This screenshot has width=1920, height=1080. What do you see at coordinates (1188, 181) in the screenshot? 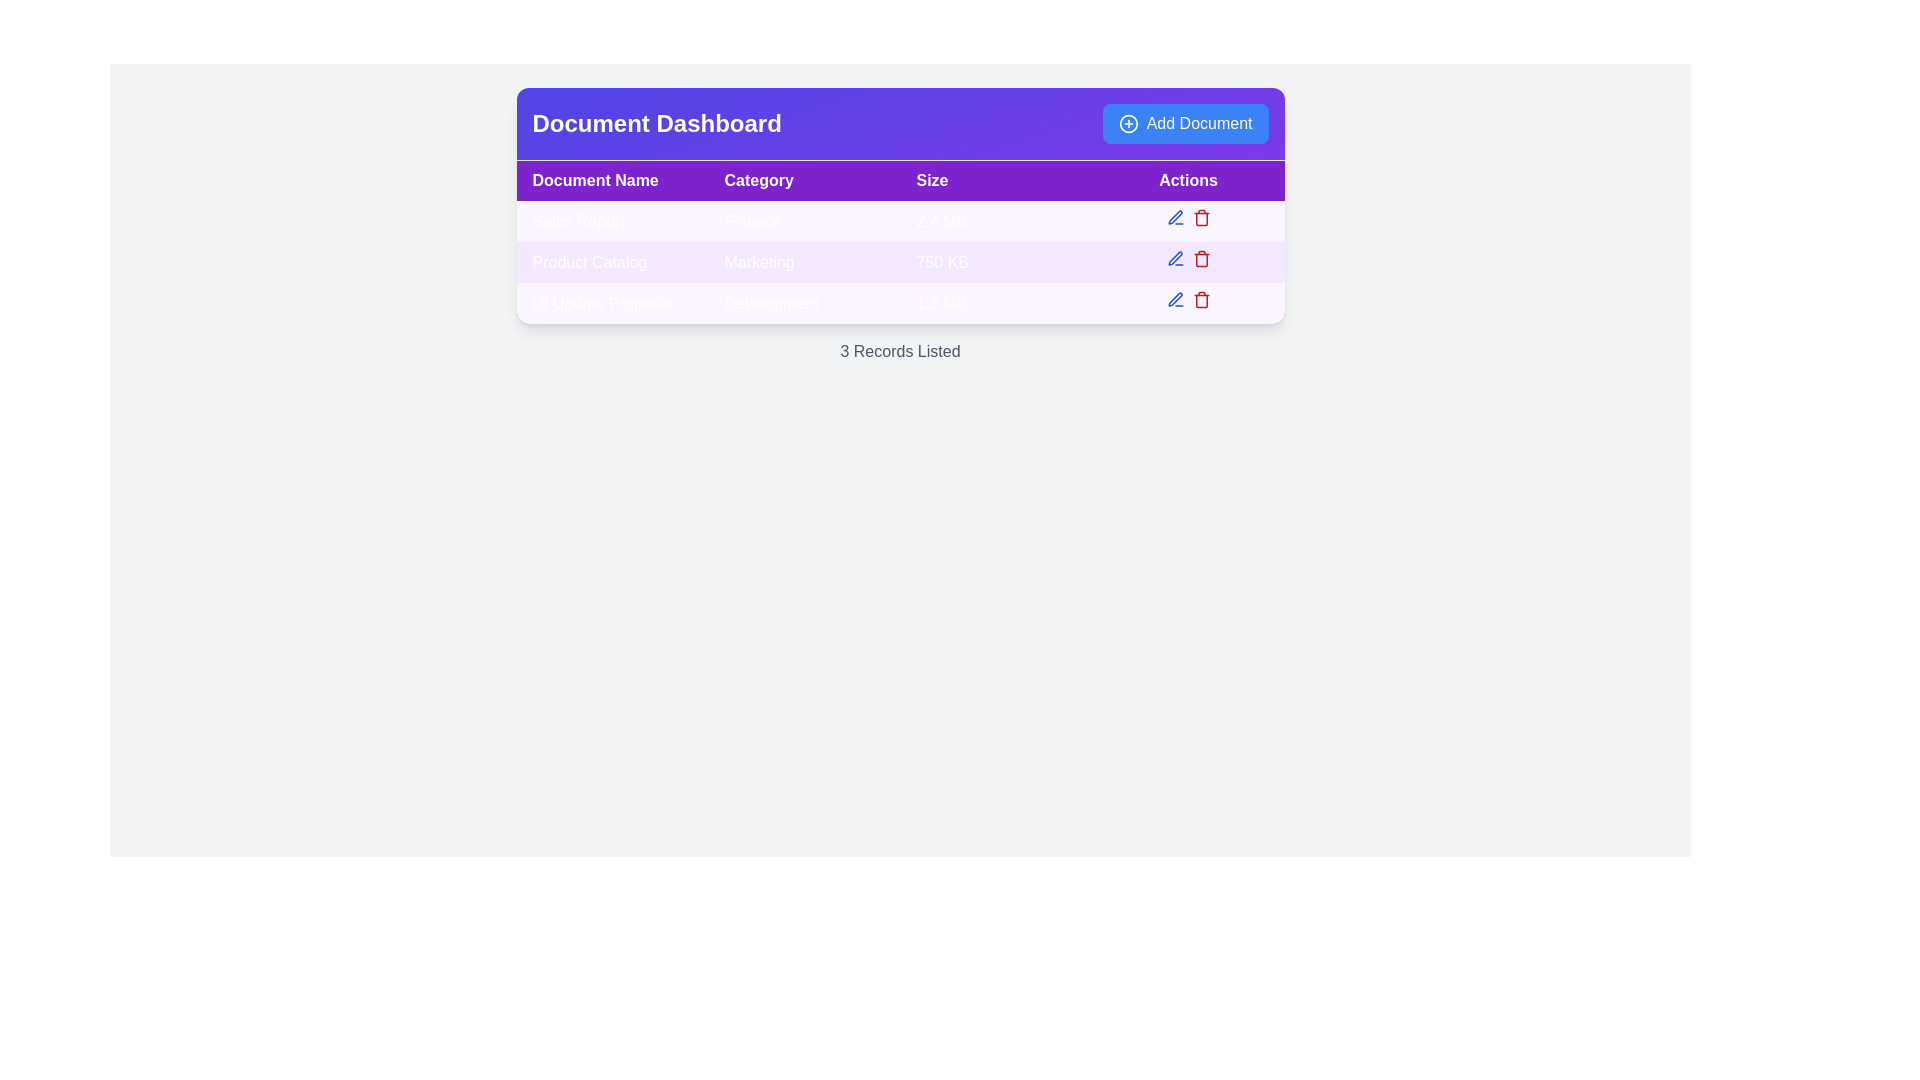
I see `the 'Actions' text label, which is styled with a bold white font on a purple background and located at the far-right end of the table header row` at bounding box center [1188, 181].